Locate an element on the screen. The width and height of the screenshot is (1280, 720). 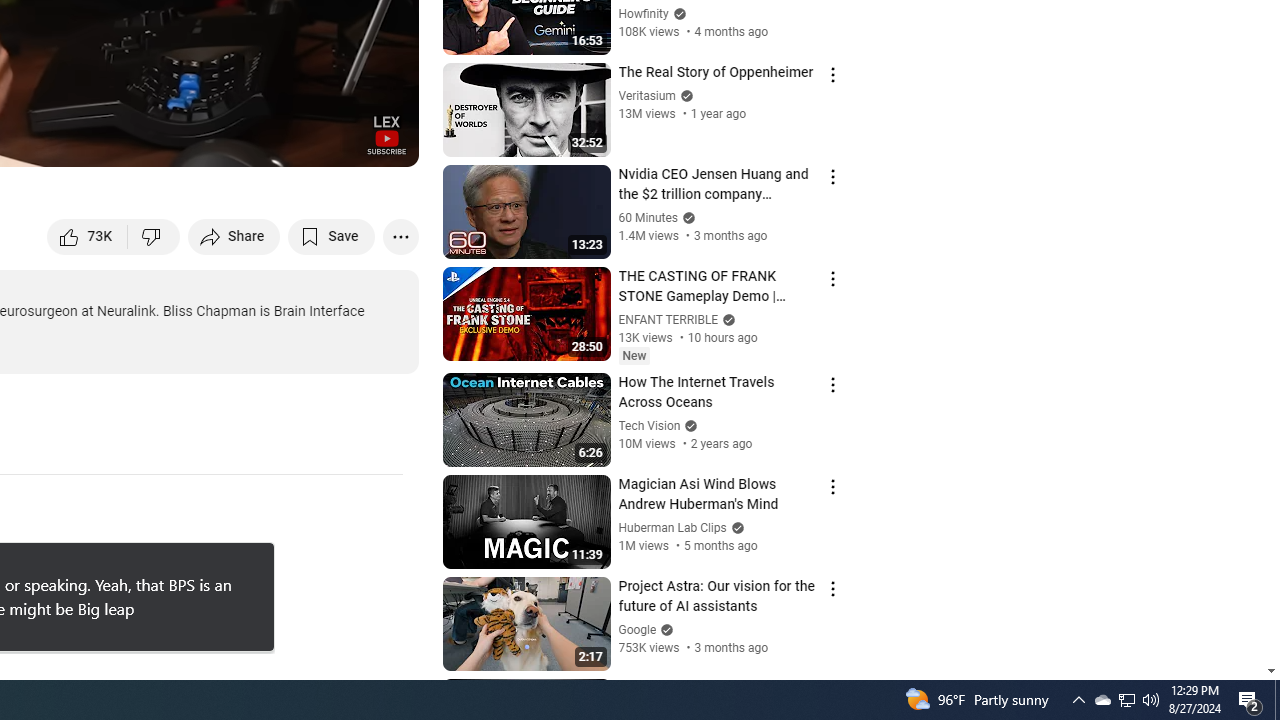
'Save to playlist' is located at coordinates (331, 235).